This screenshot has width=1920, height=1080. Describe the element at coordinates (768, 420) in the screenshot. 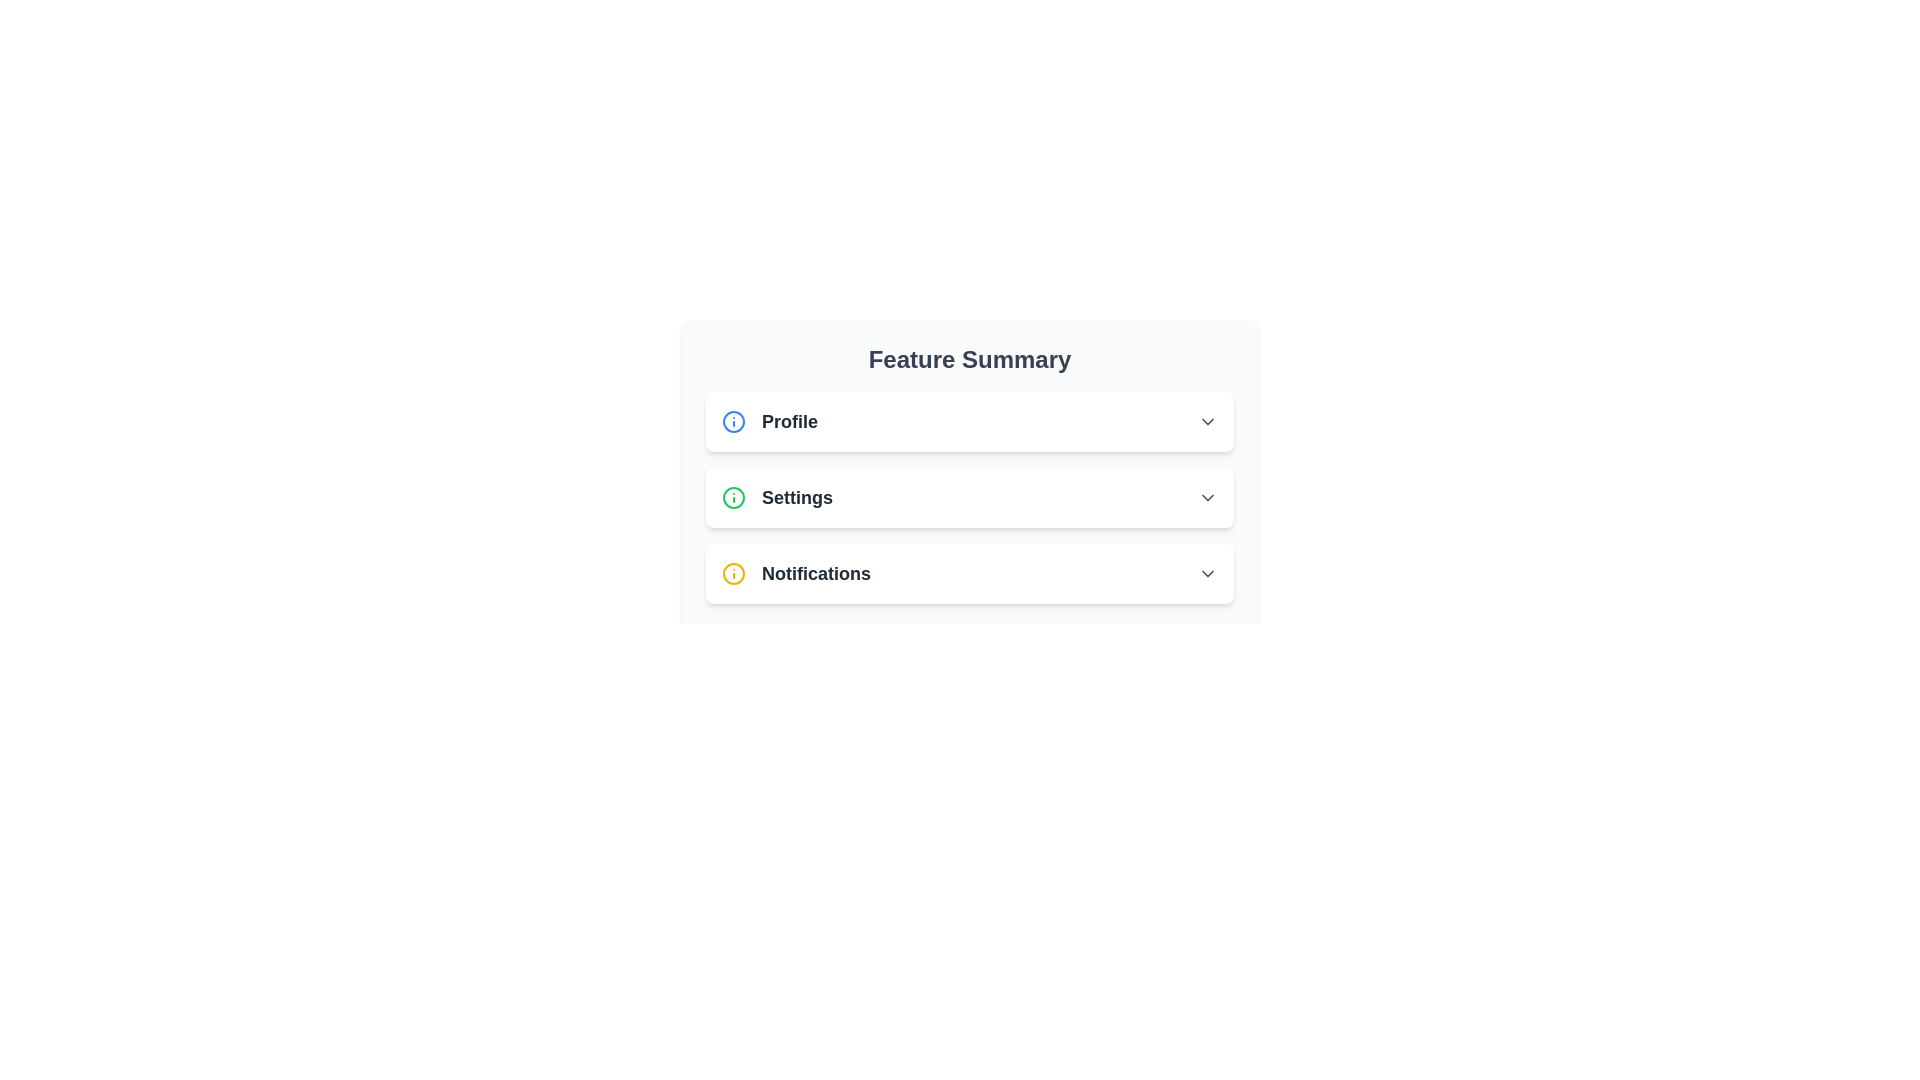

I see `the 'Profile' text label with adjacent icon in the 'Feature Summary' section` at that location.